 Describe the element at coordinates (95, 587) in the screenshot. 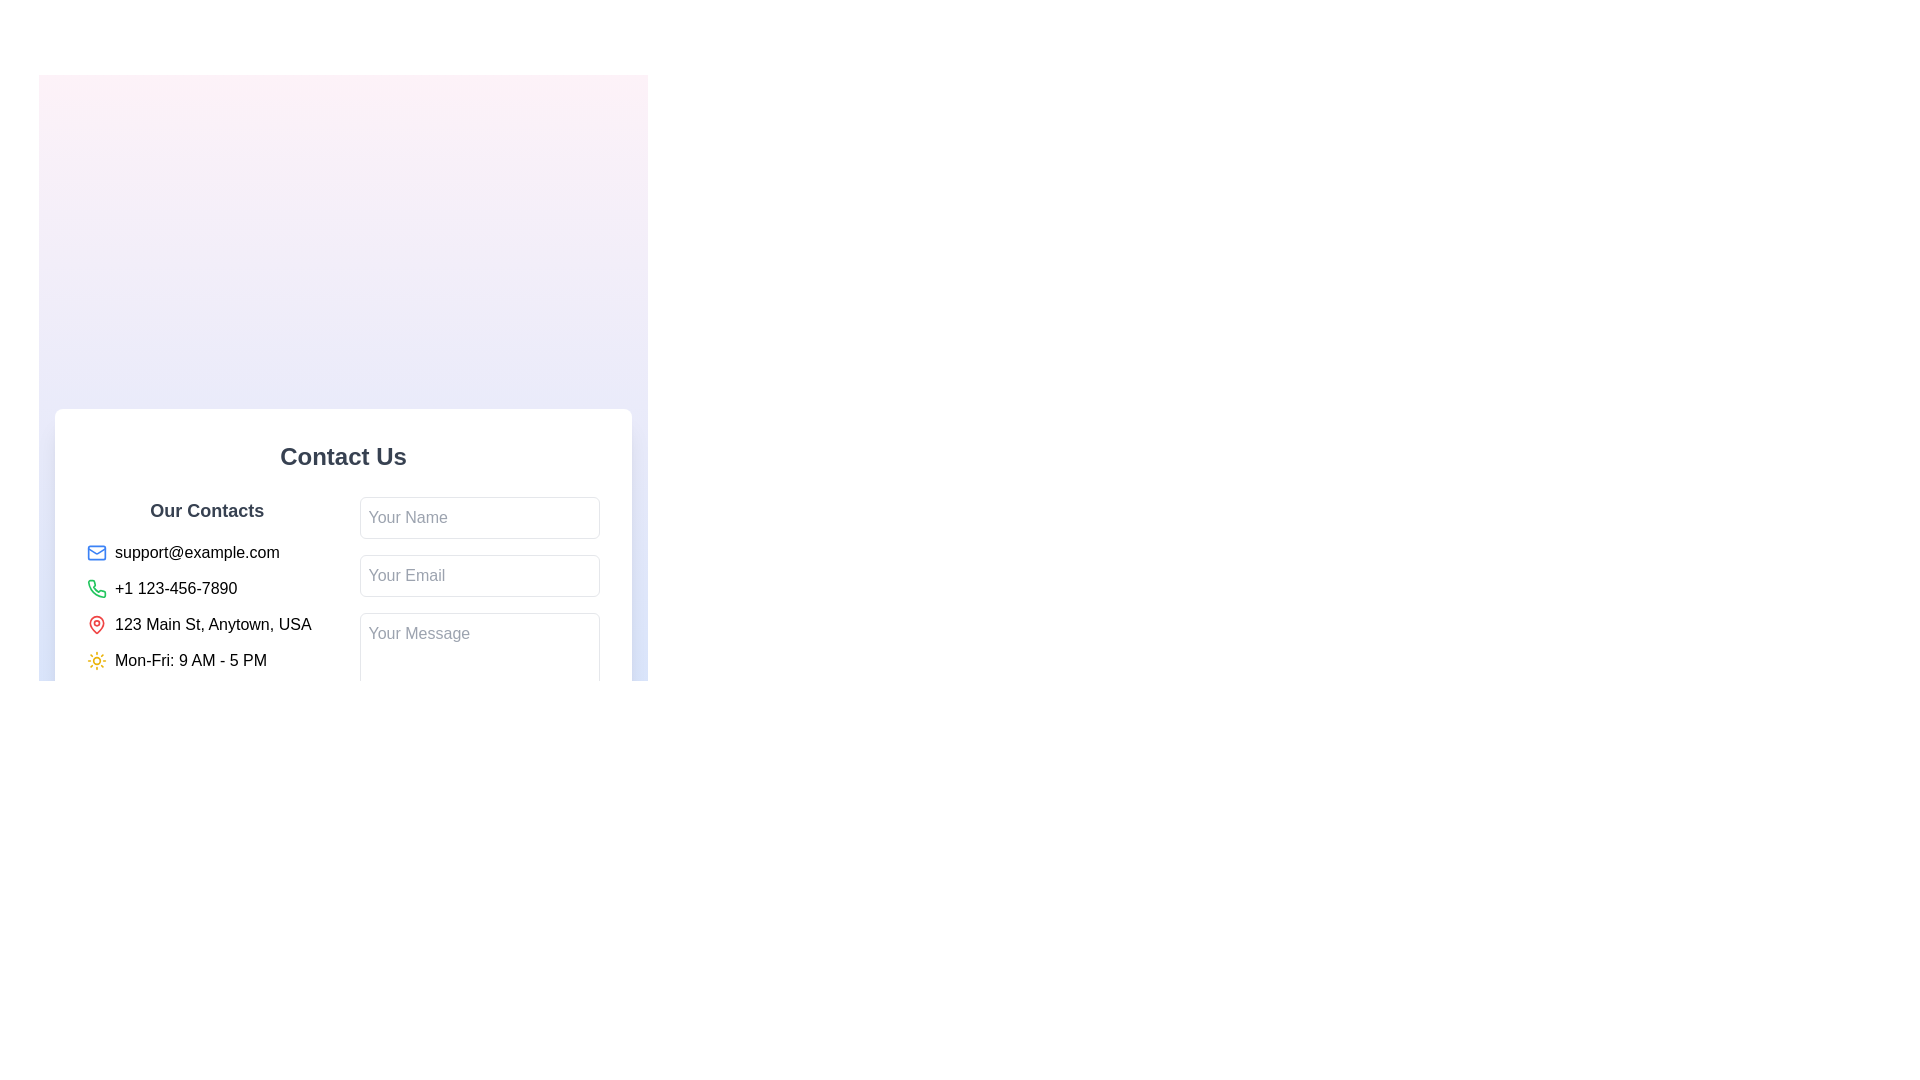

I see `the green-colored phone icon that resembles a traditional telephone receiver, located in the 'Our Contacts' section, to the left of the '+1 123-456-7890' phone number` at that location.